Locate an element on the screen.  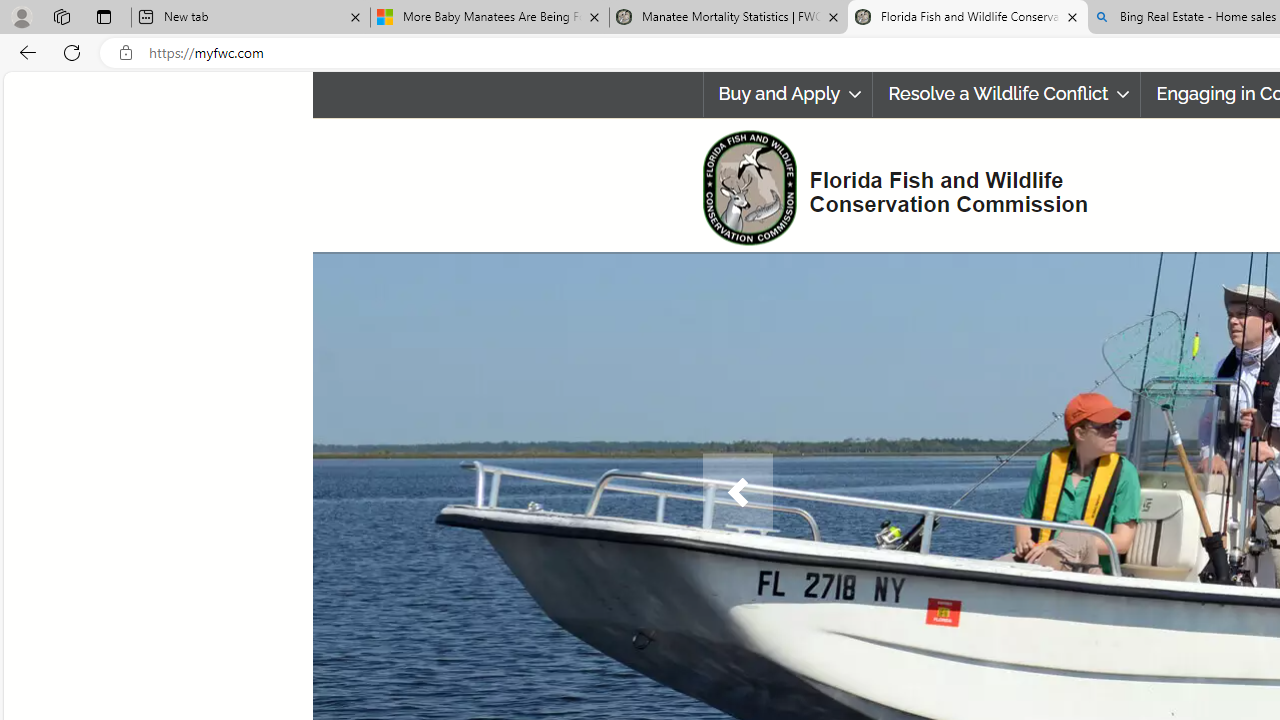
'Personal Profile' is located at coordinates (21, 16).